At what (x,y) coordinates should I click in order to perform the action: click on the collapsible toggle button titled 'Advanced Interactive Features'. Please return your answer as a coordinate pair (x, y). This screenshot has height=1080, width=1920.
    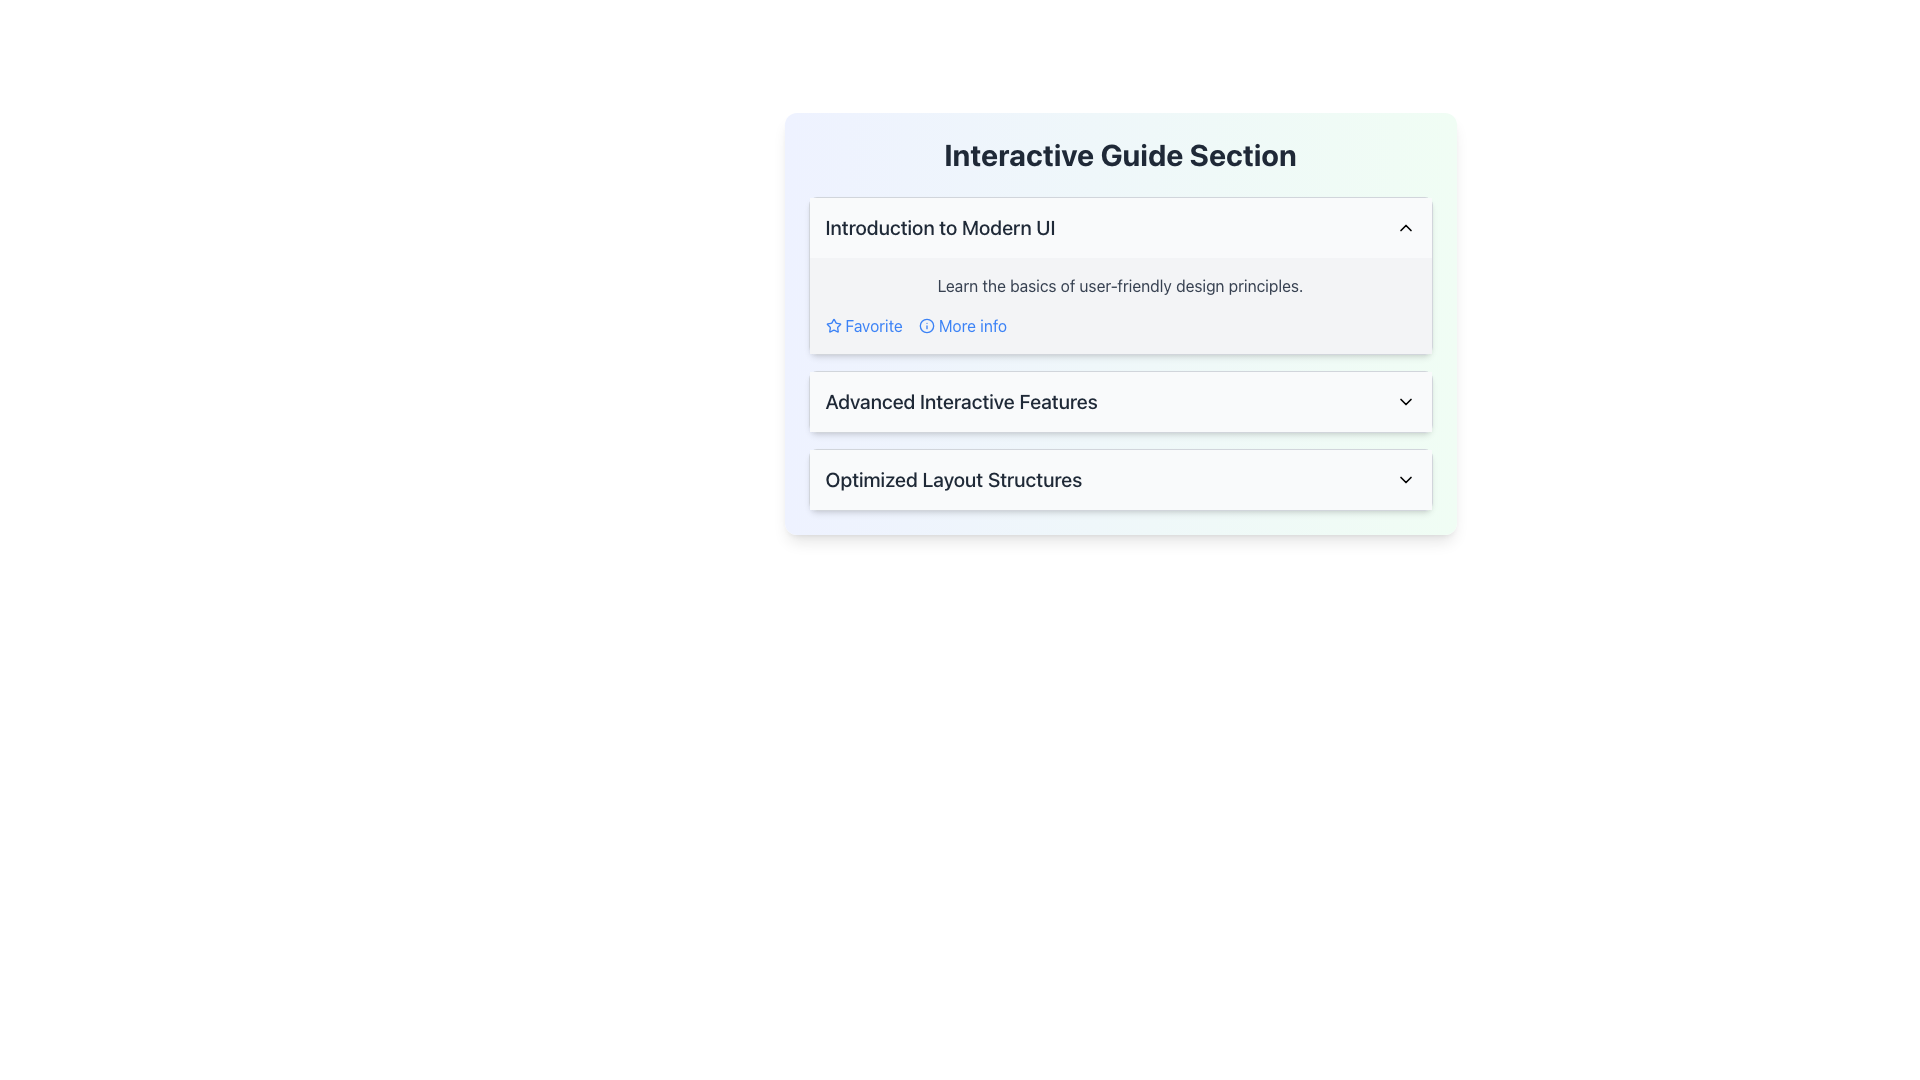
    Looking at the image, I should click on (1120, 401).